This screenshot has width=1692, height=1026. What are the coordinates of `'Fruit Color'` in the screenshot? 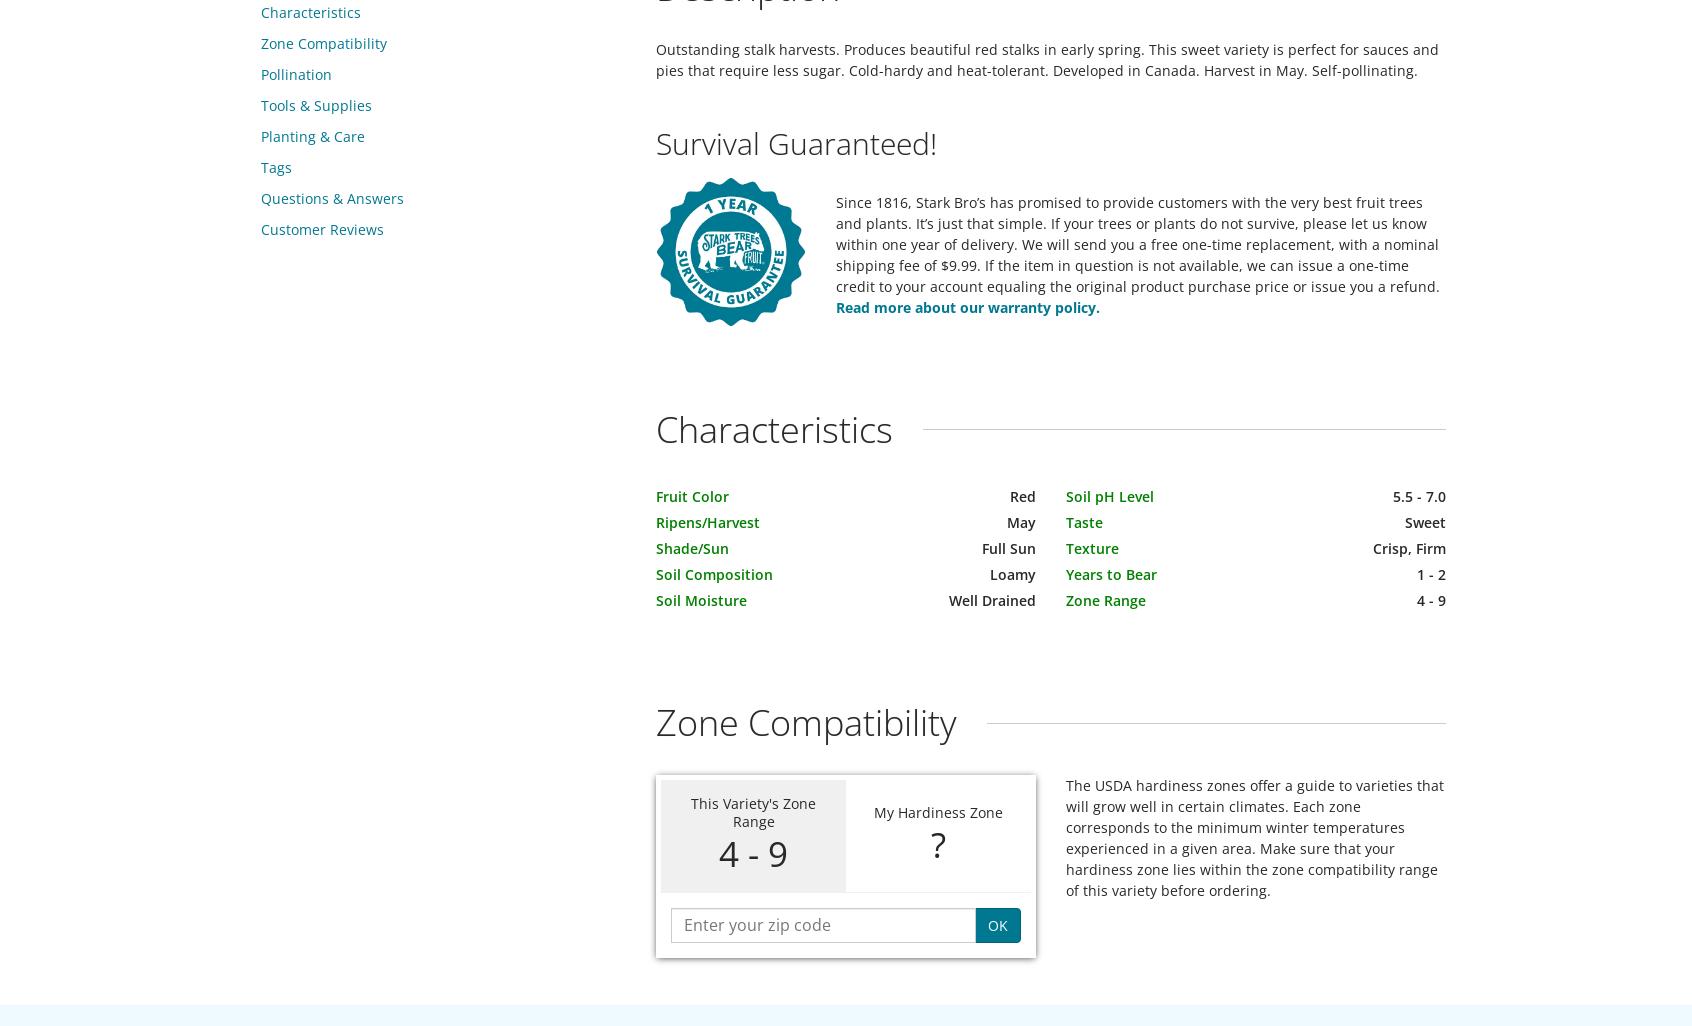 It's located at (692, 495).